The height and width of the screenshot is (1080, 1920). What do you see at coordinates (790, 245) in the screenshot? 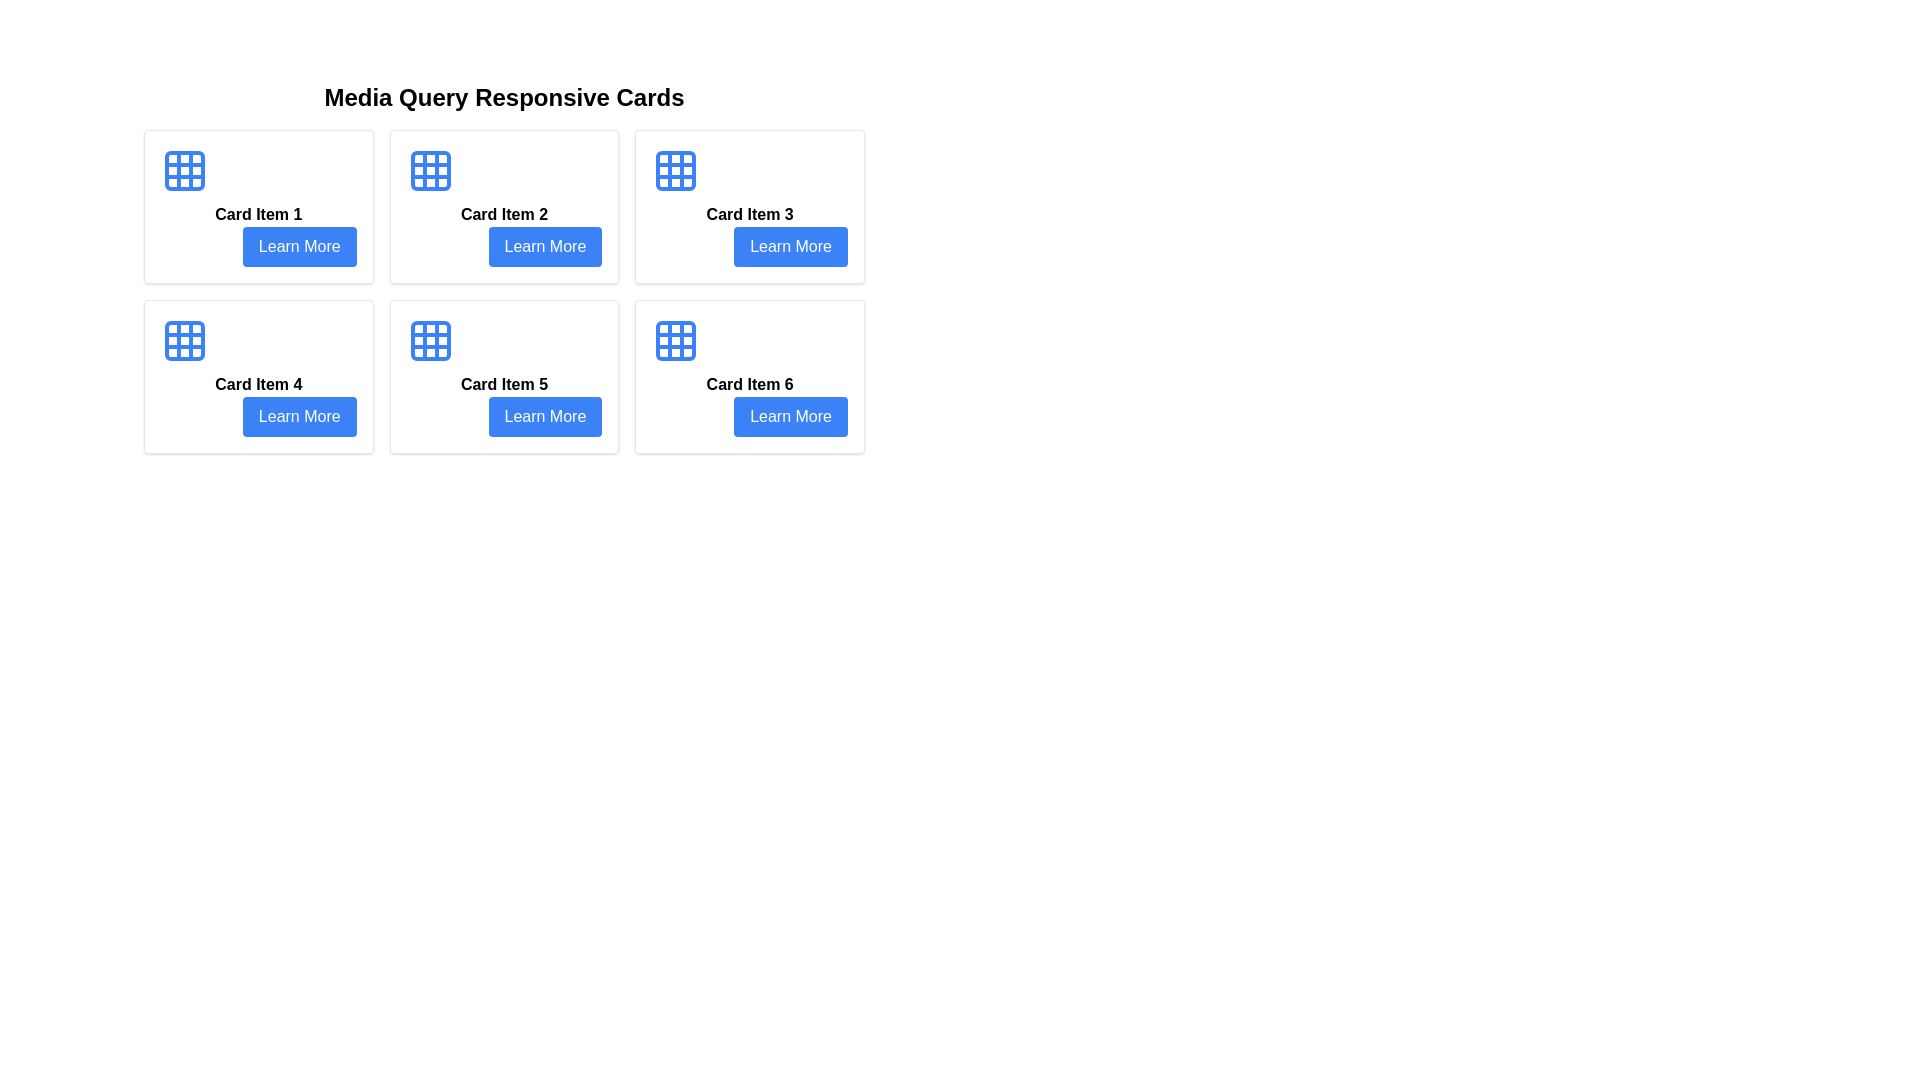
I see `the button located at the bottom right of 'Card Item 3'` at bounding box center [790, 245].